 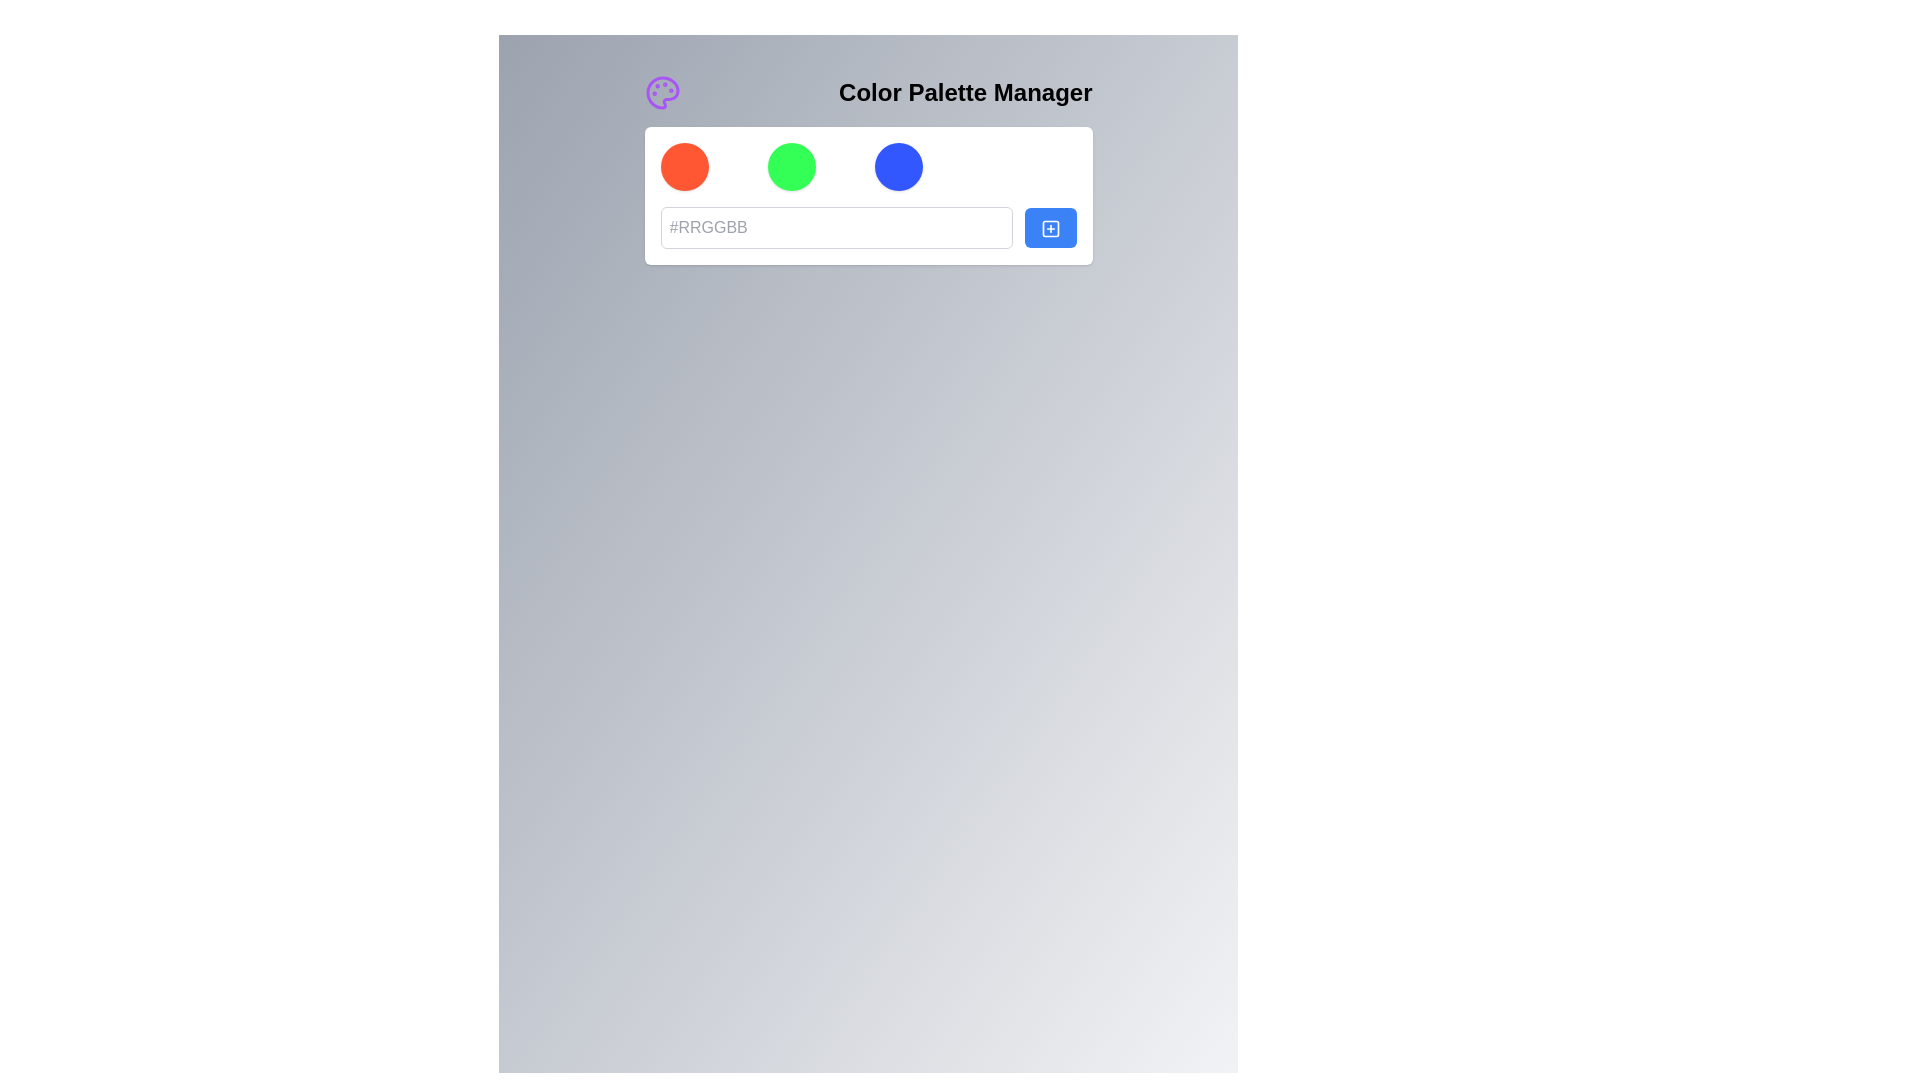 I want to click on the SVG-based graphical icon within the button on the right side of the color selection interface, so click(x=1049, y=227).